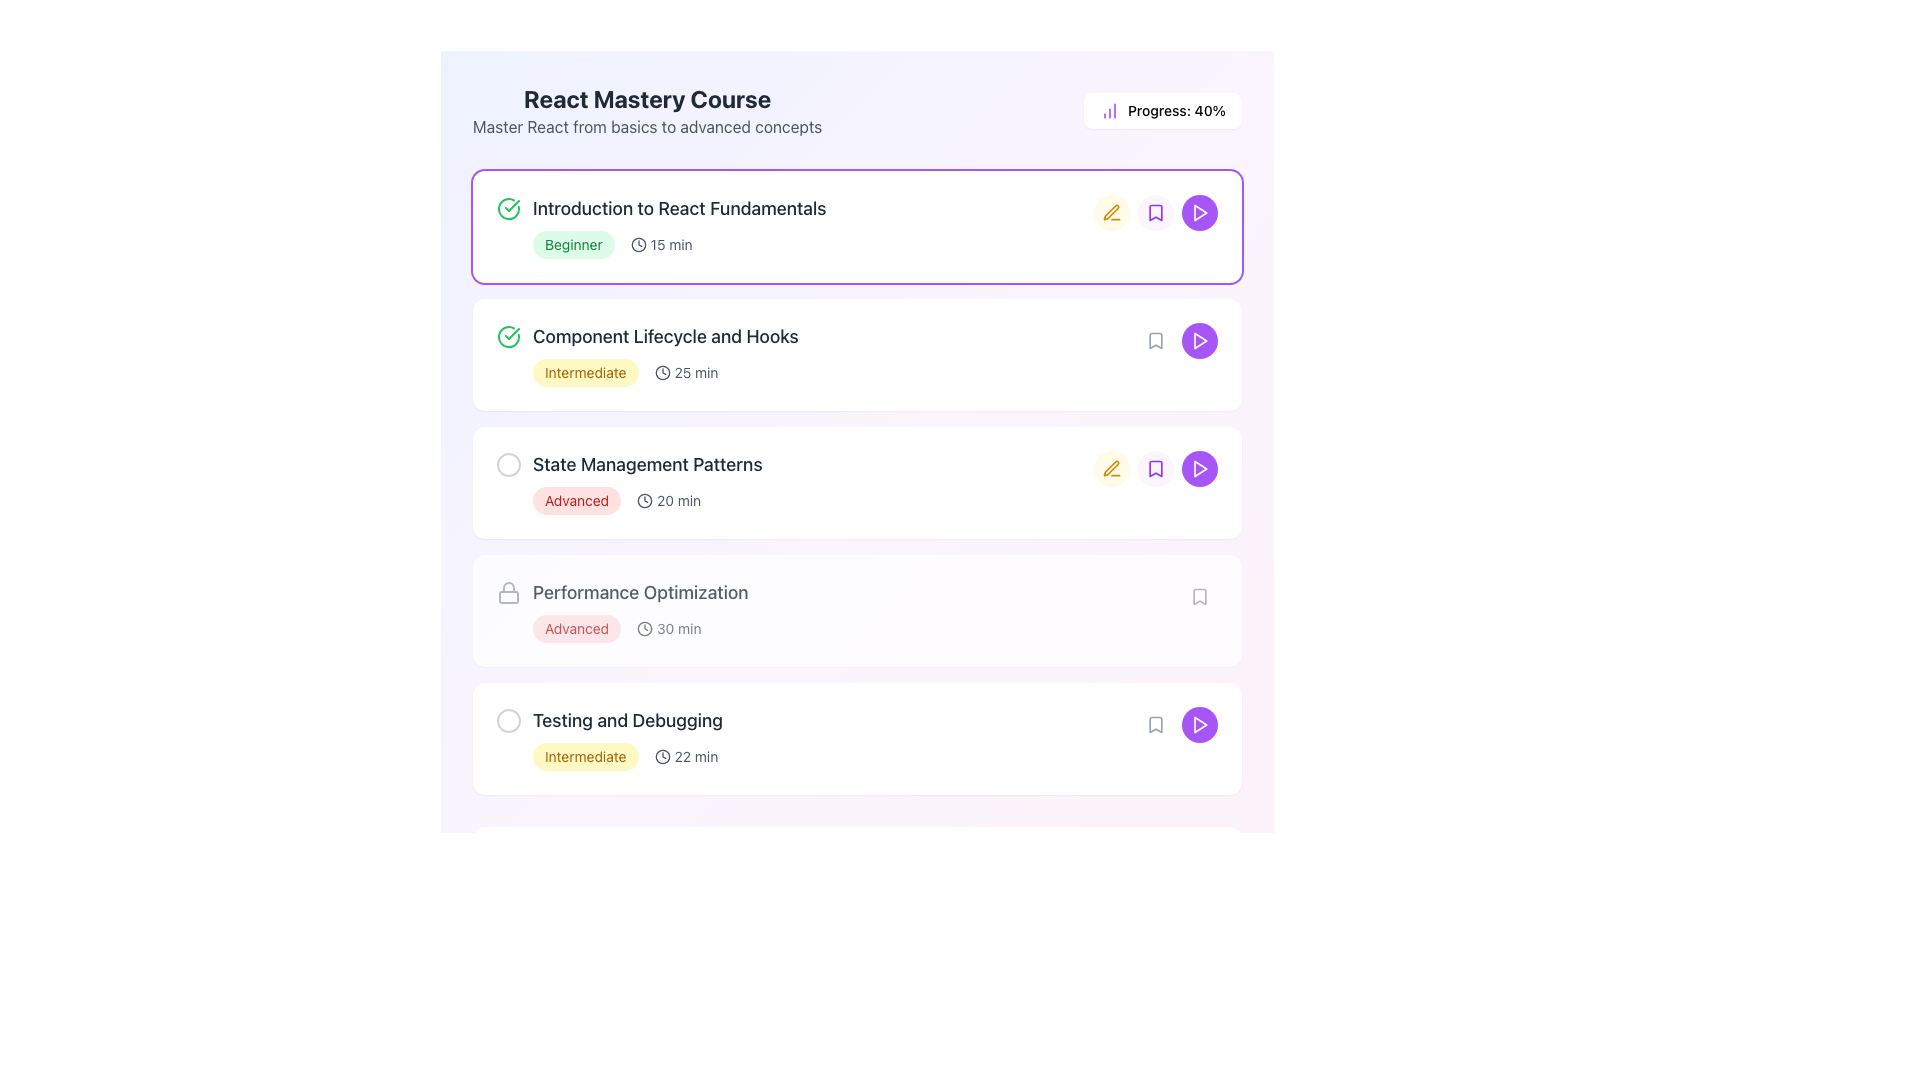 The height and width of the screenshot is (1080, 1920). Describe the element at coordinates (1200, 339) in the screenshot. I see `the play button located on the far right of the second course section titled 'Component Lifecycle and Hooks' to initiate playback` at that location.